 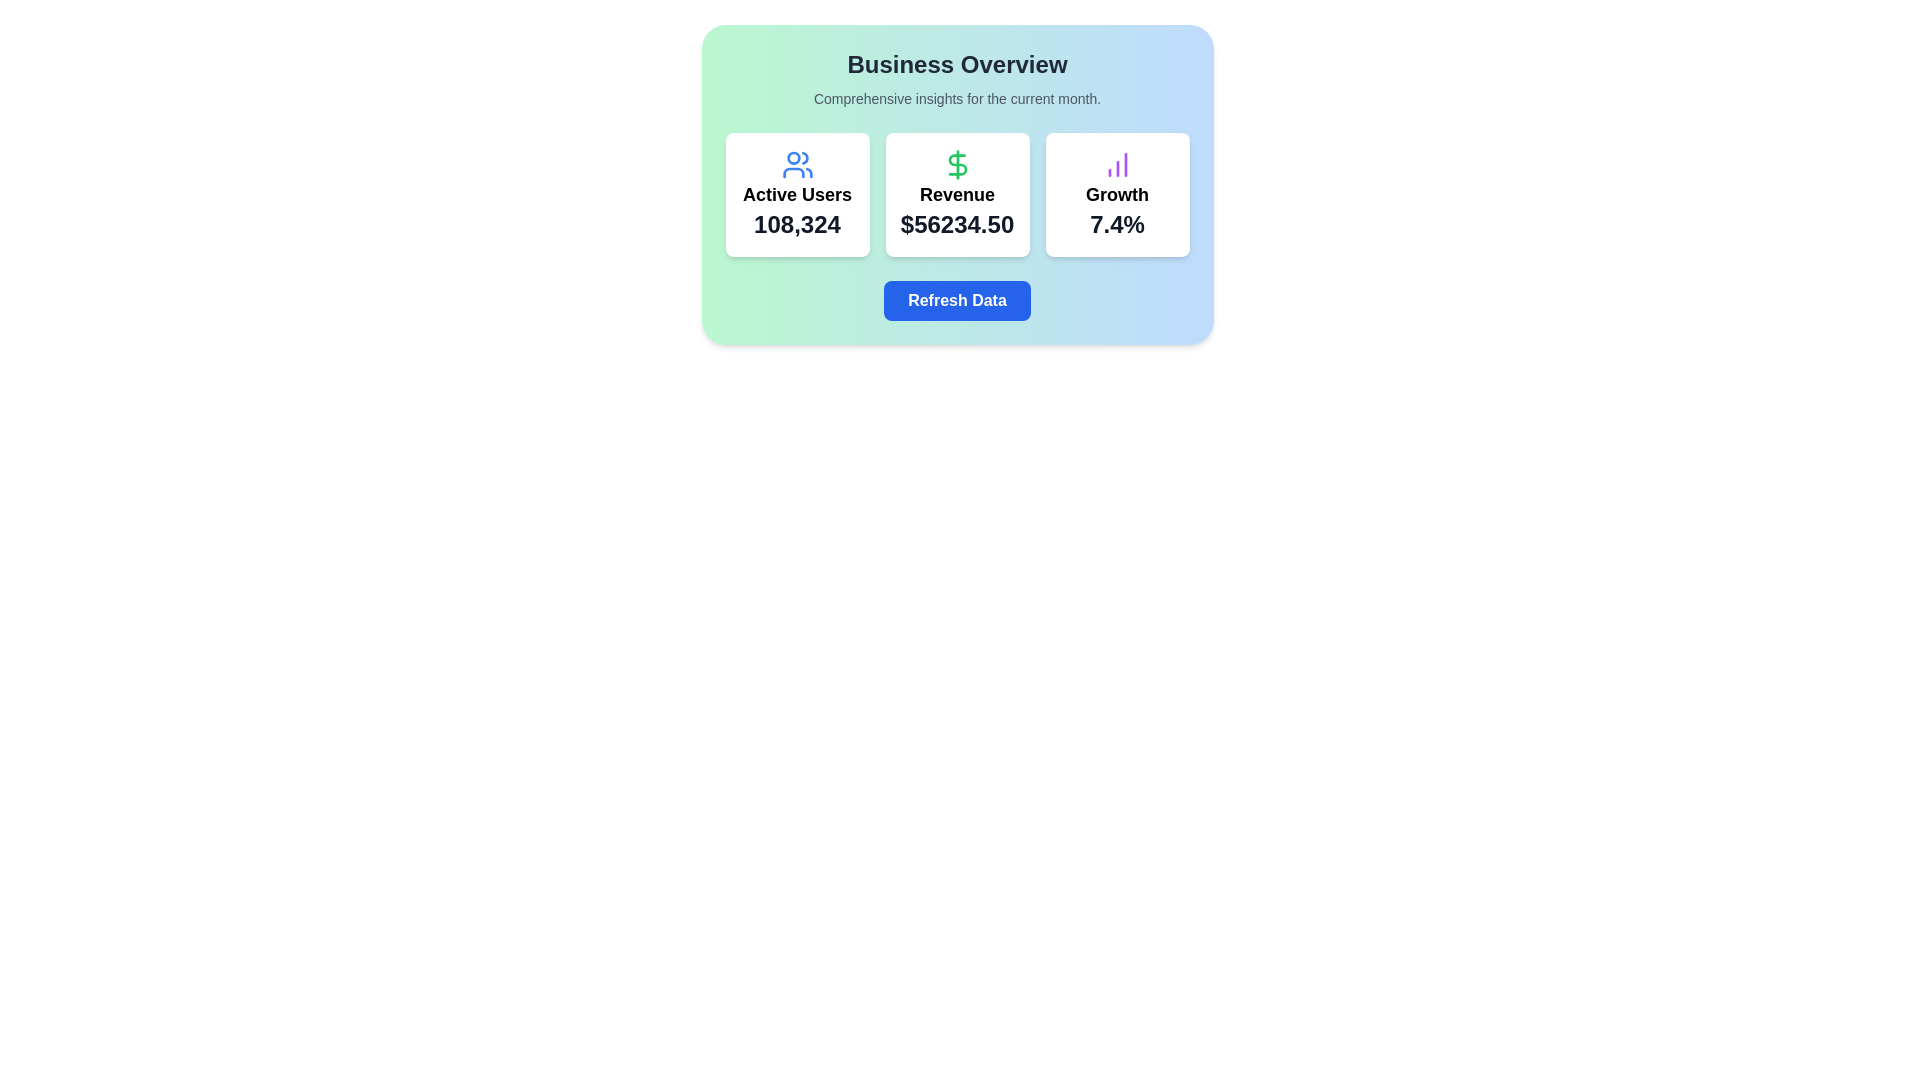 What do you see at coordinates (956, 224) in the screenshot?
I see `the bold numerical value representing the amount in a currency format, located beneath the word 'Revenue'` at bounding box center [956, 224].